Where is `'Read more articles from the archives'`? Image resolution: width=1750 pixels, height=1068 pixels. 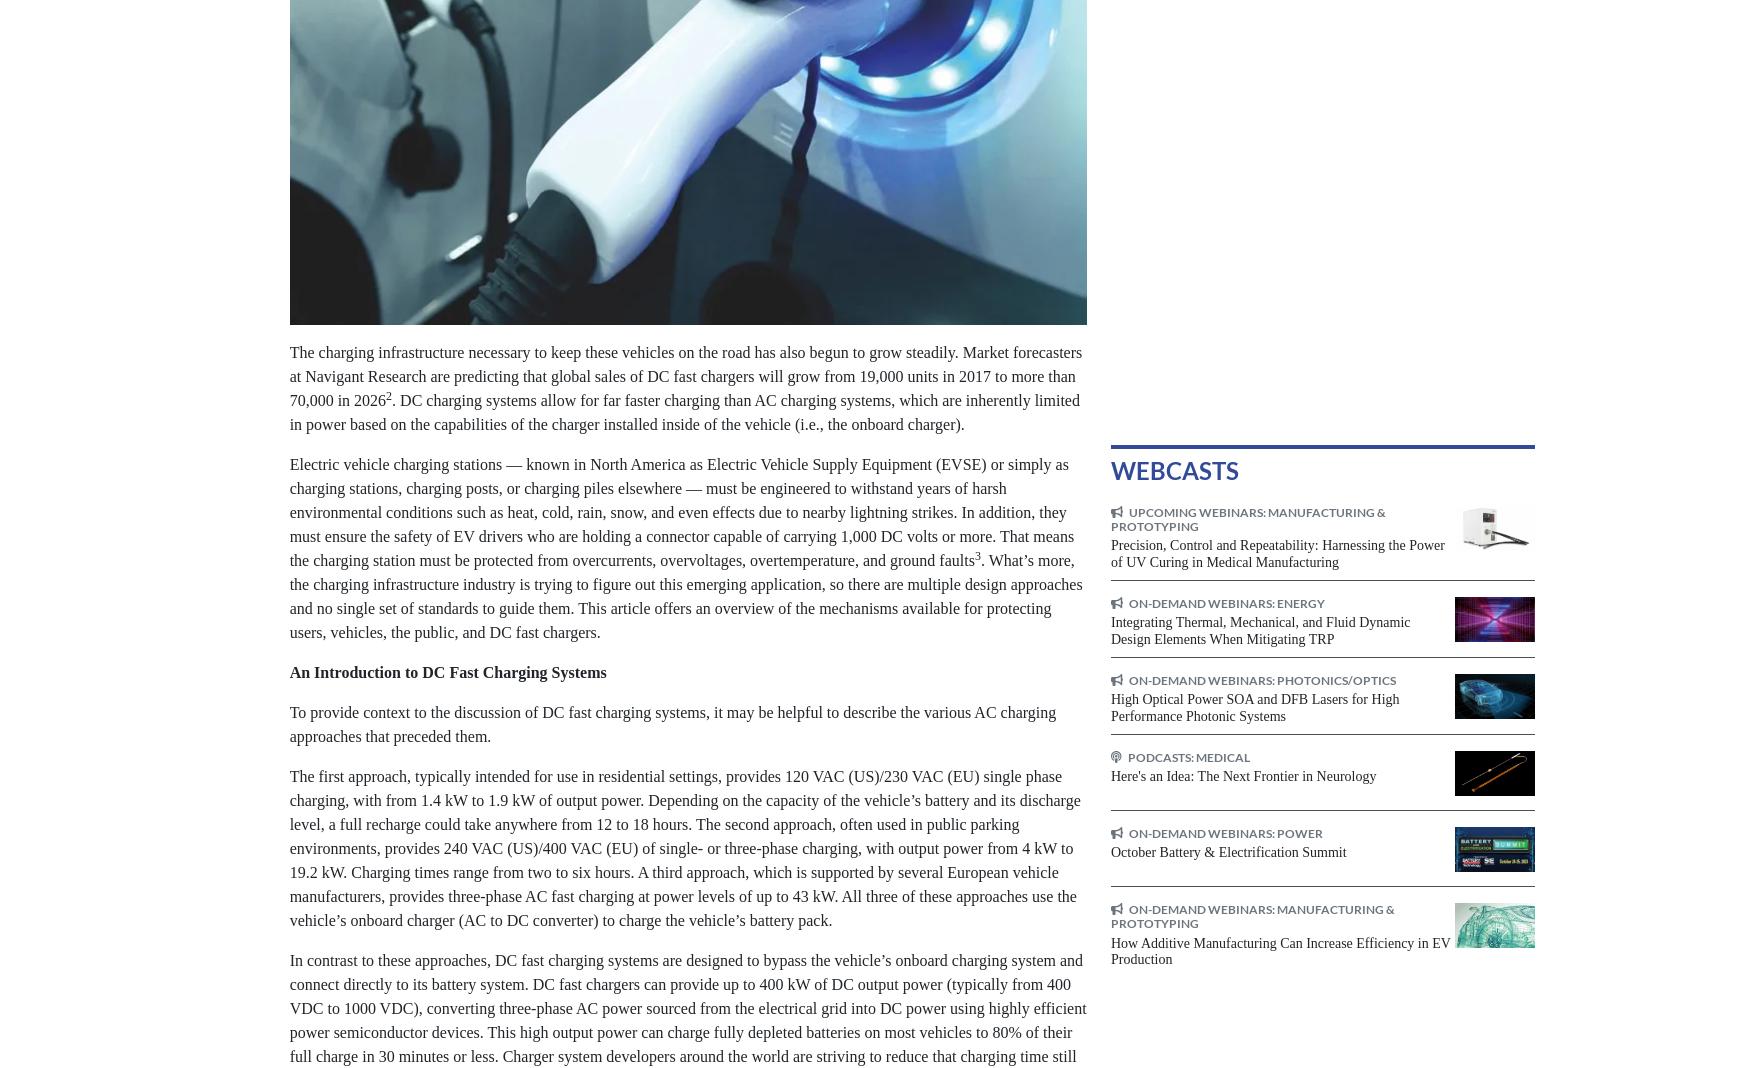
'Read more articles from the archives' is located at coordinates (824, 110).